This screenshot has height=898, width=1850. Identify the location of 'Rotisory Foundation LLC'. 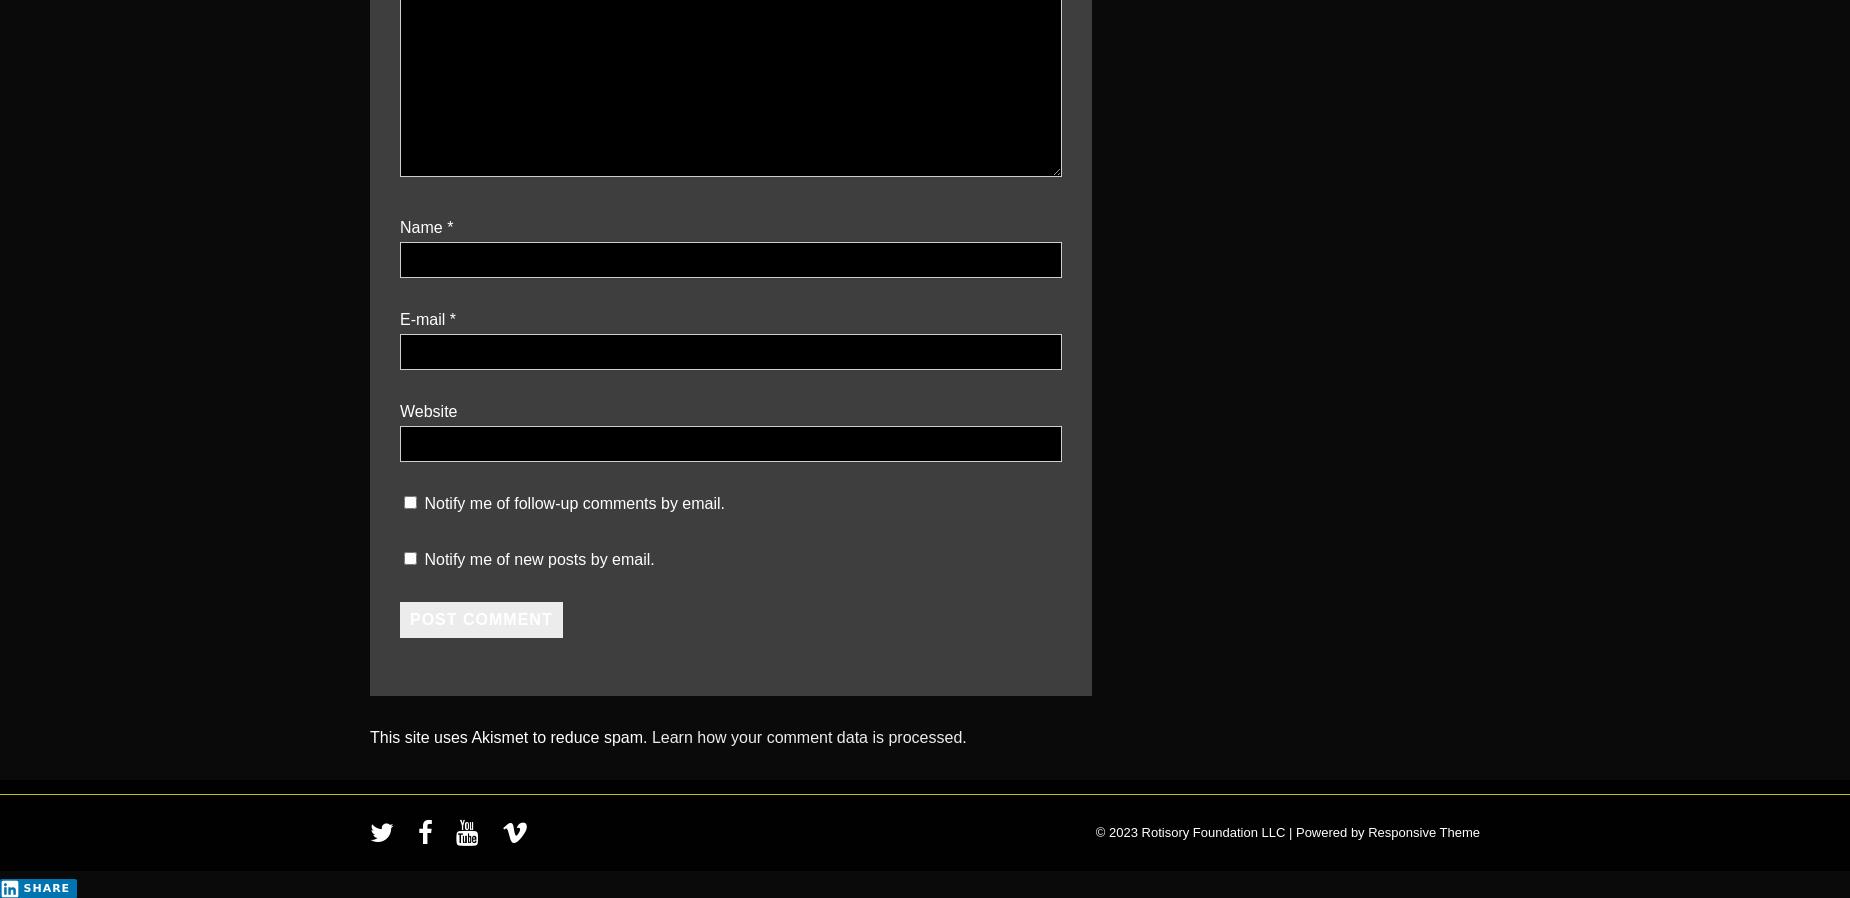
(1212, 832).